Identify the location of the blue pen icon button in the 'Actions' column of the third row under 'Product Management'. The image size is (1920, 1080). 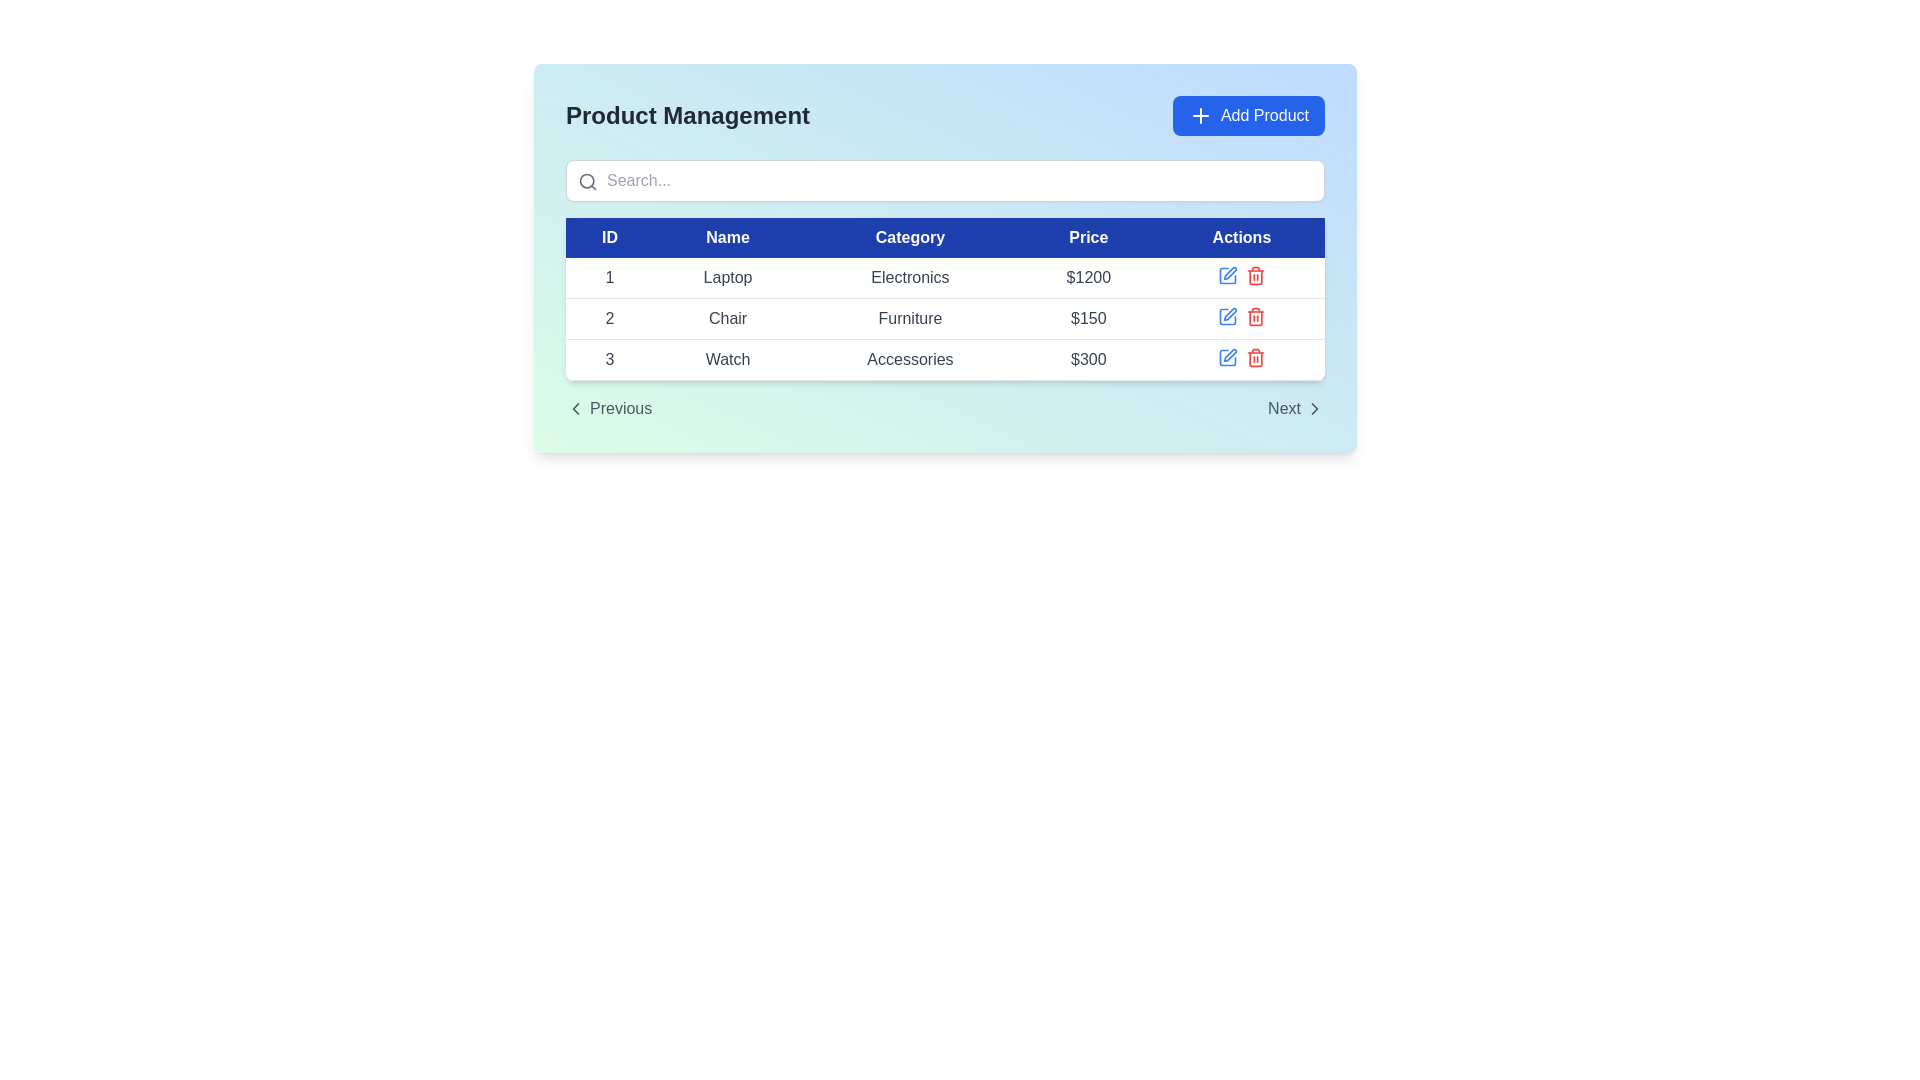
(1227, 357).